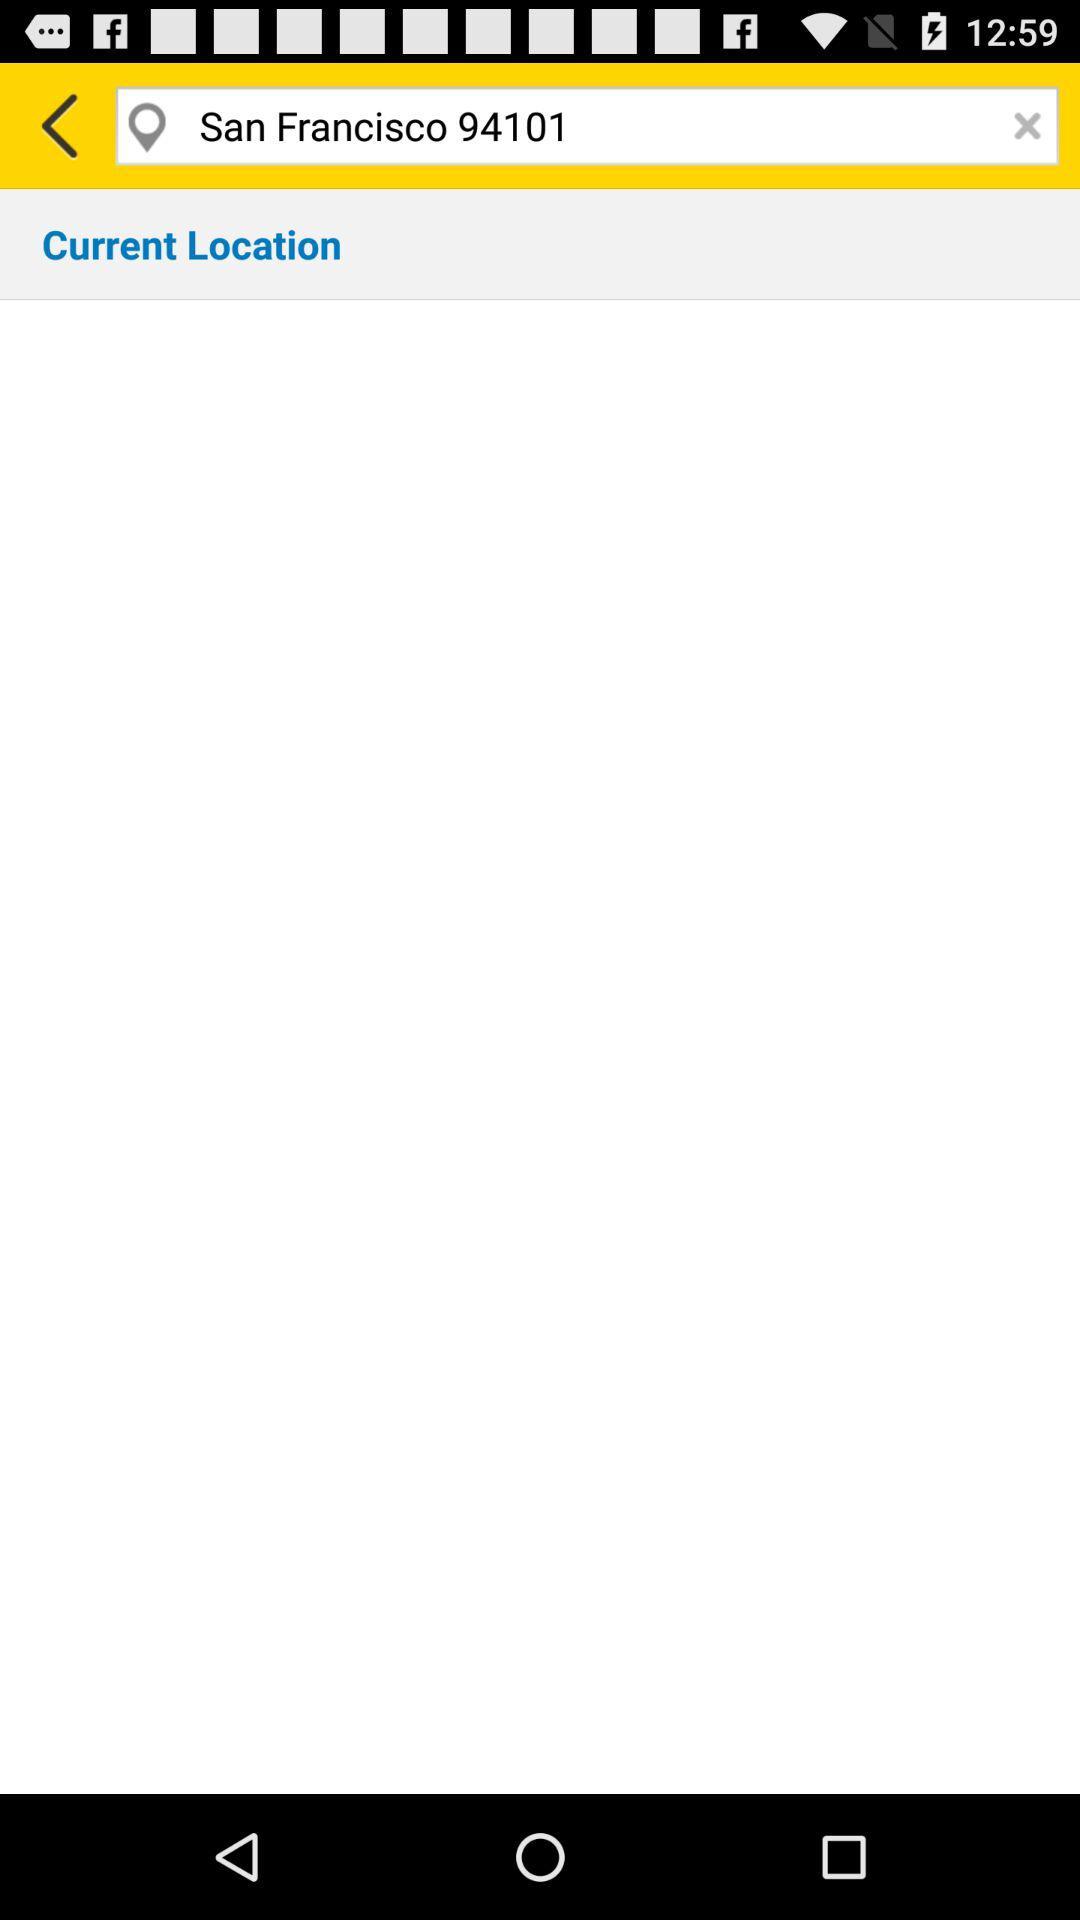  Describe the element at coordinates (1027, 124) in the screenshot. I see `remove` at that location.